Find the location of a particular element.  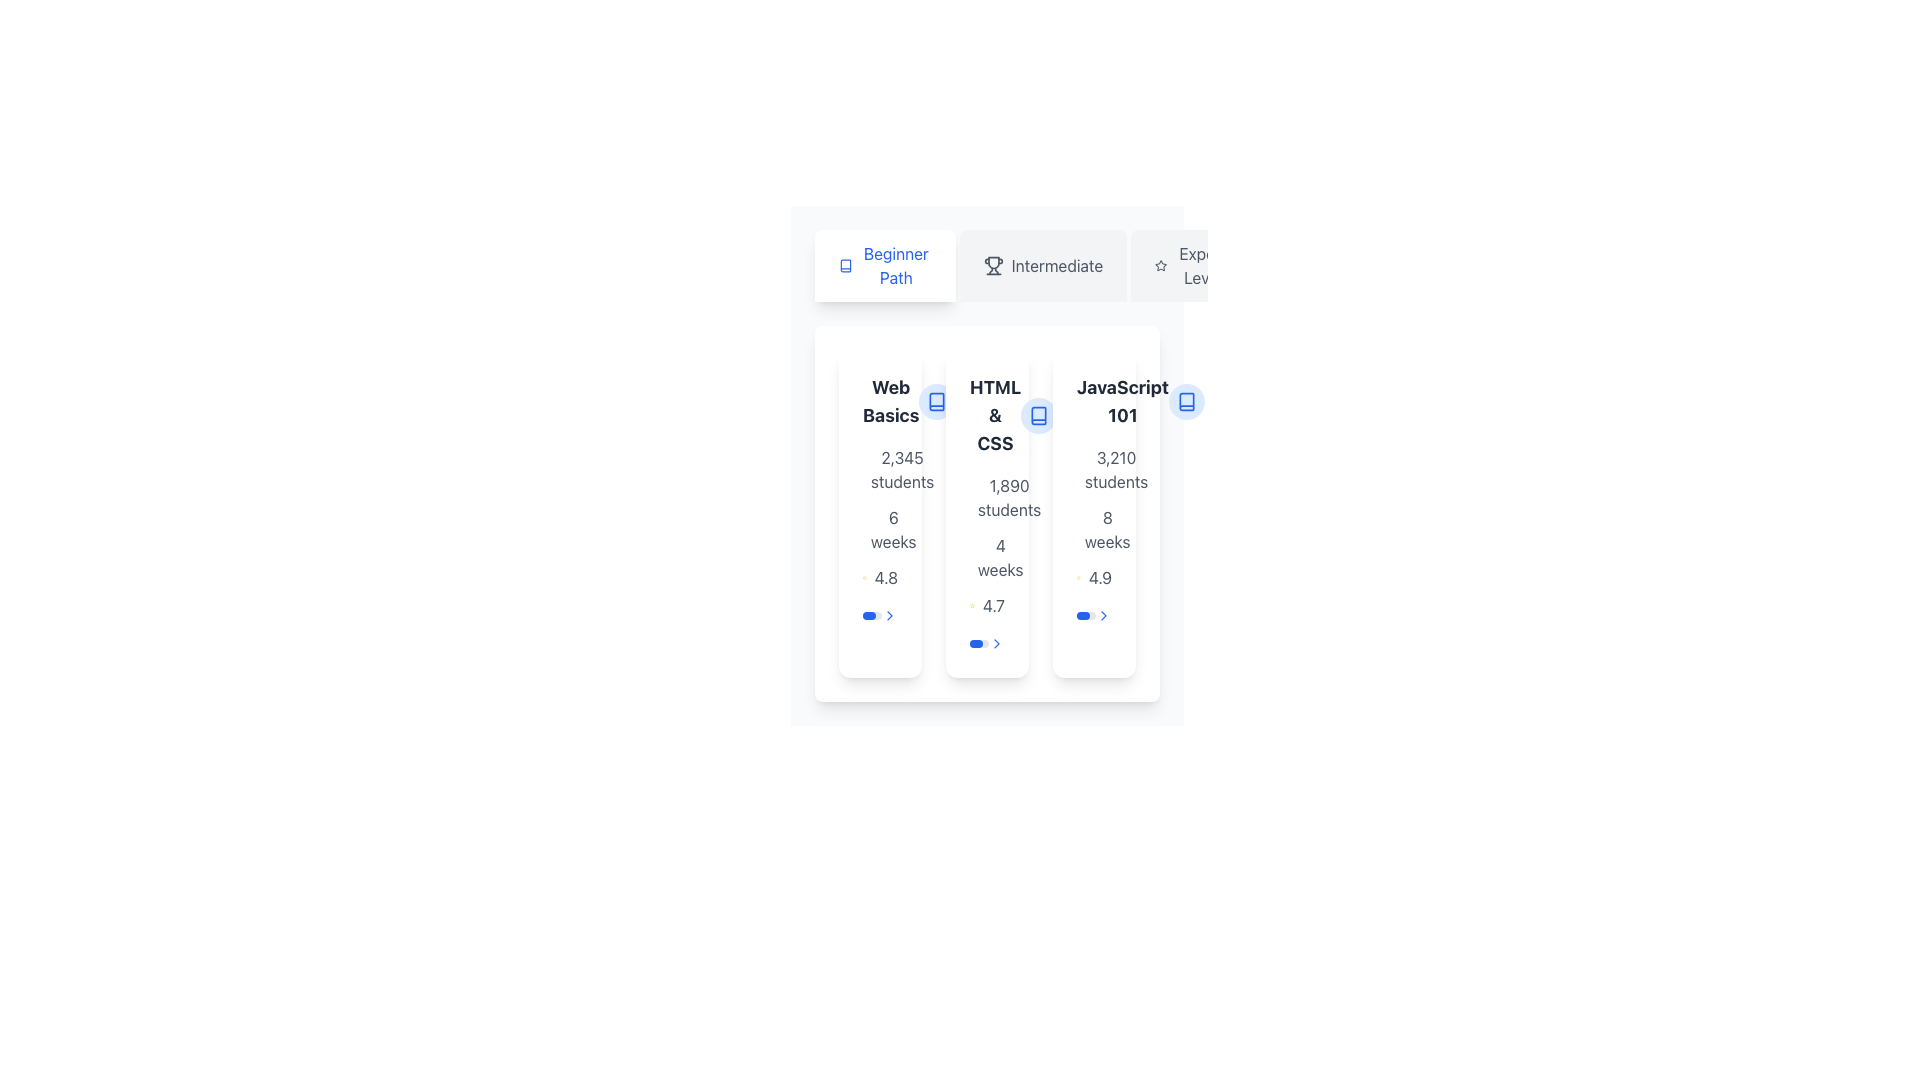

the text label displaying '1,890 students' in gray font, located in the upper section of the second card beneath the title 'HTML & CSS' is located at coordinates (987, 496).